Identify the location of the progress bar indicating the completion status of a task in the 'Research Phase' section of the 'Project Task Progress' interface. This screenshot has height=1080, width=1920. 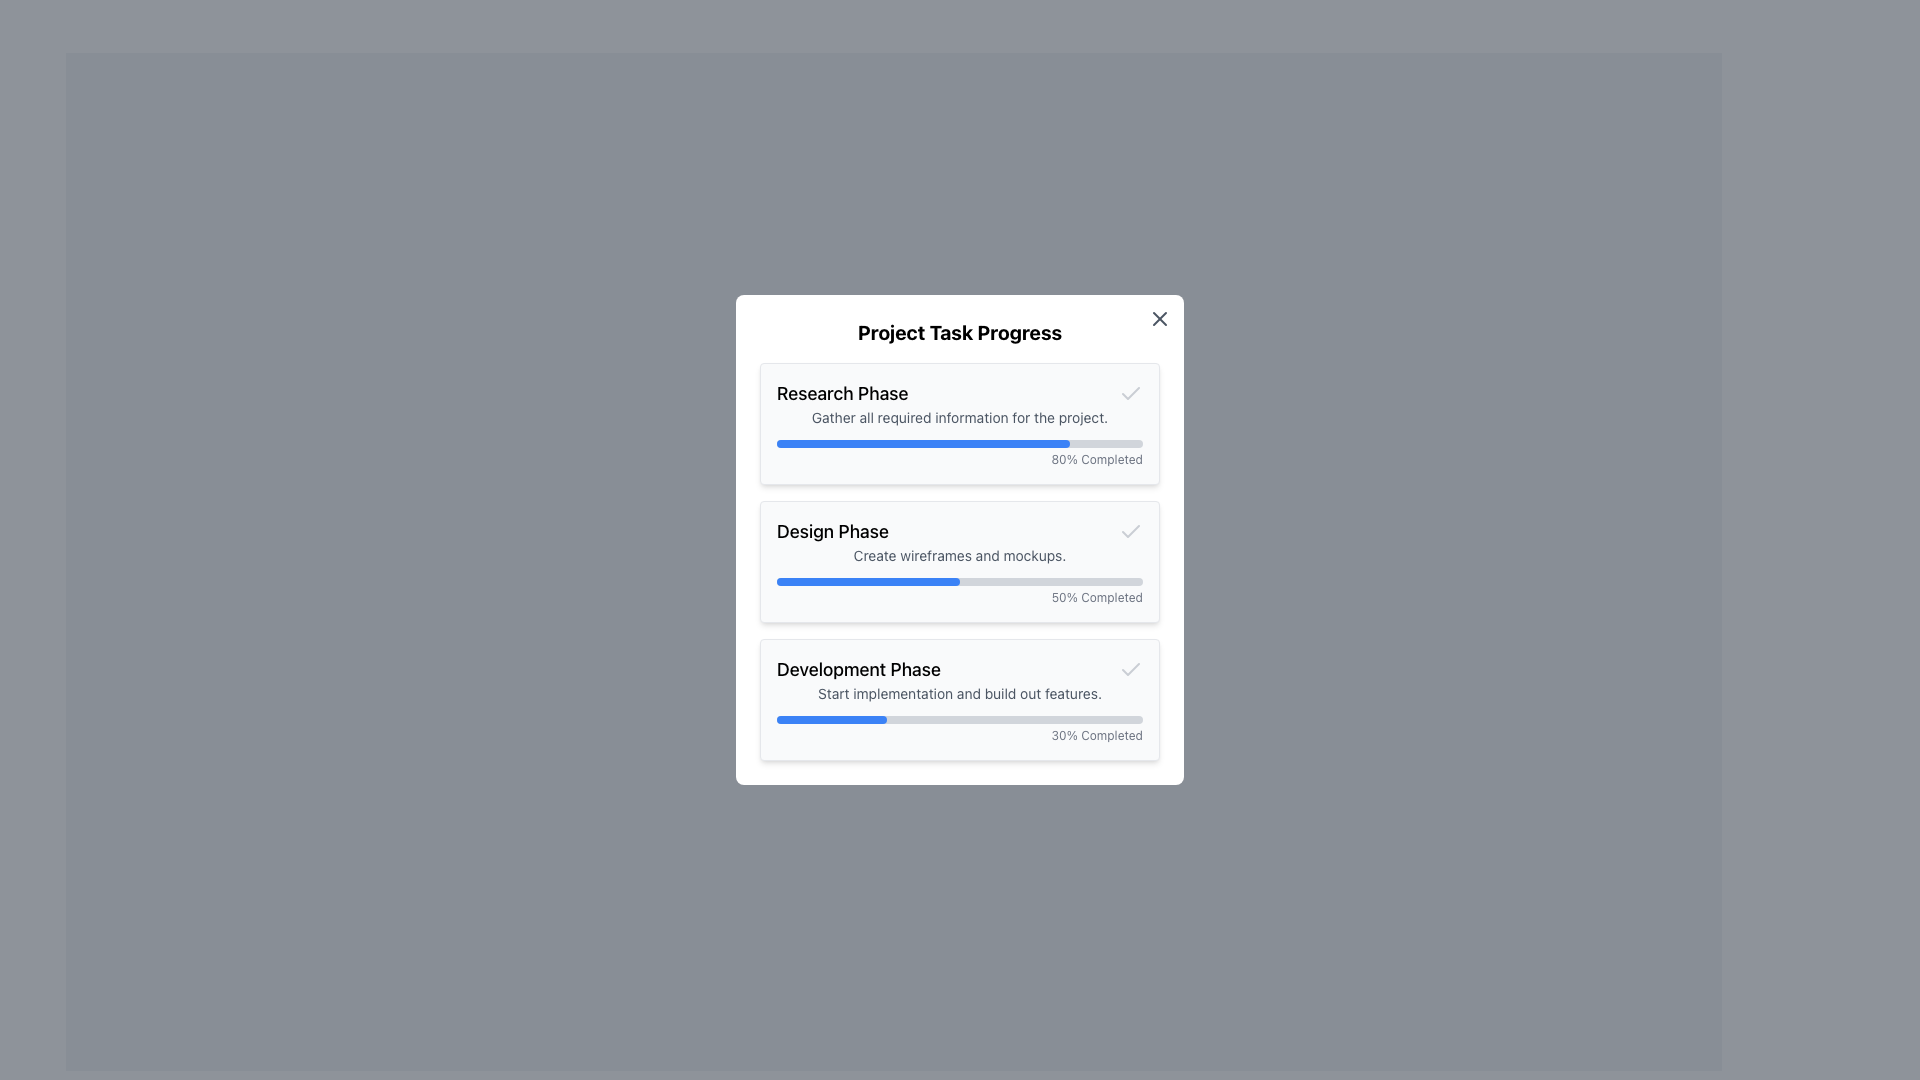
(960, 442).